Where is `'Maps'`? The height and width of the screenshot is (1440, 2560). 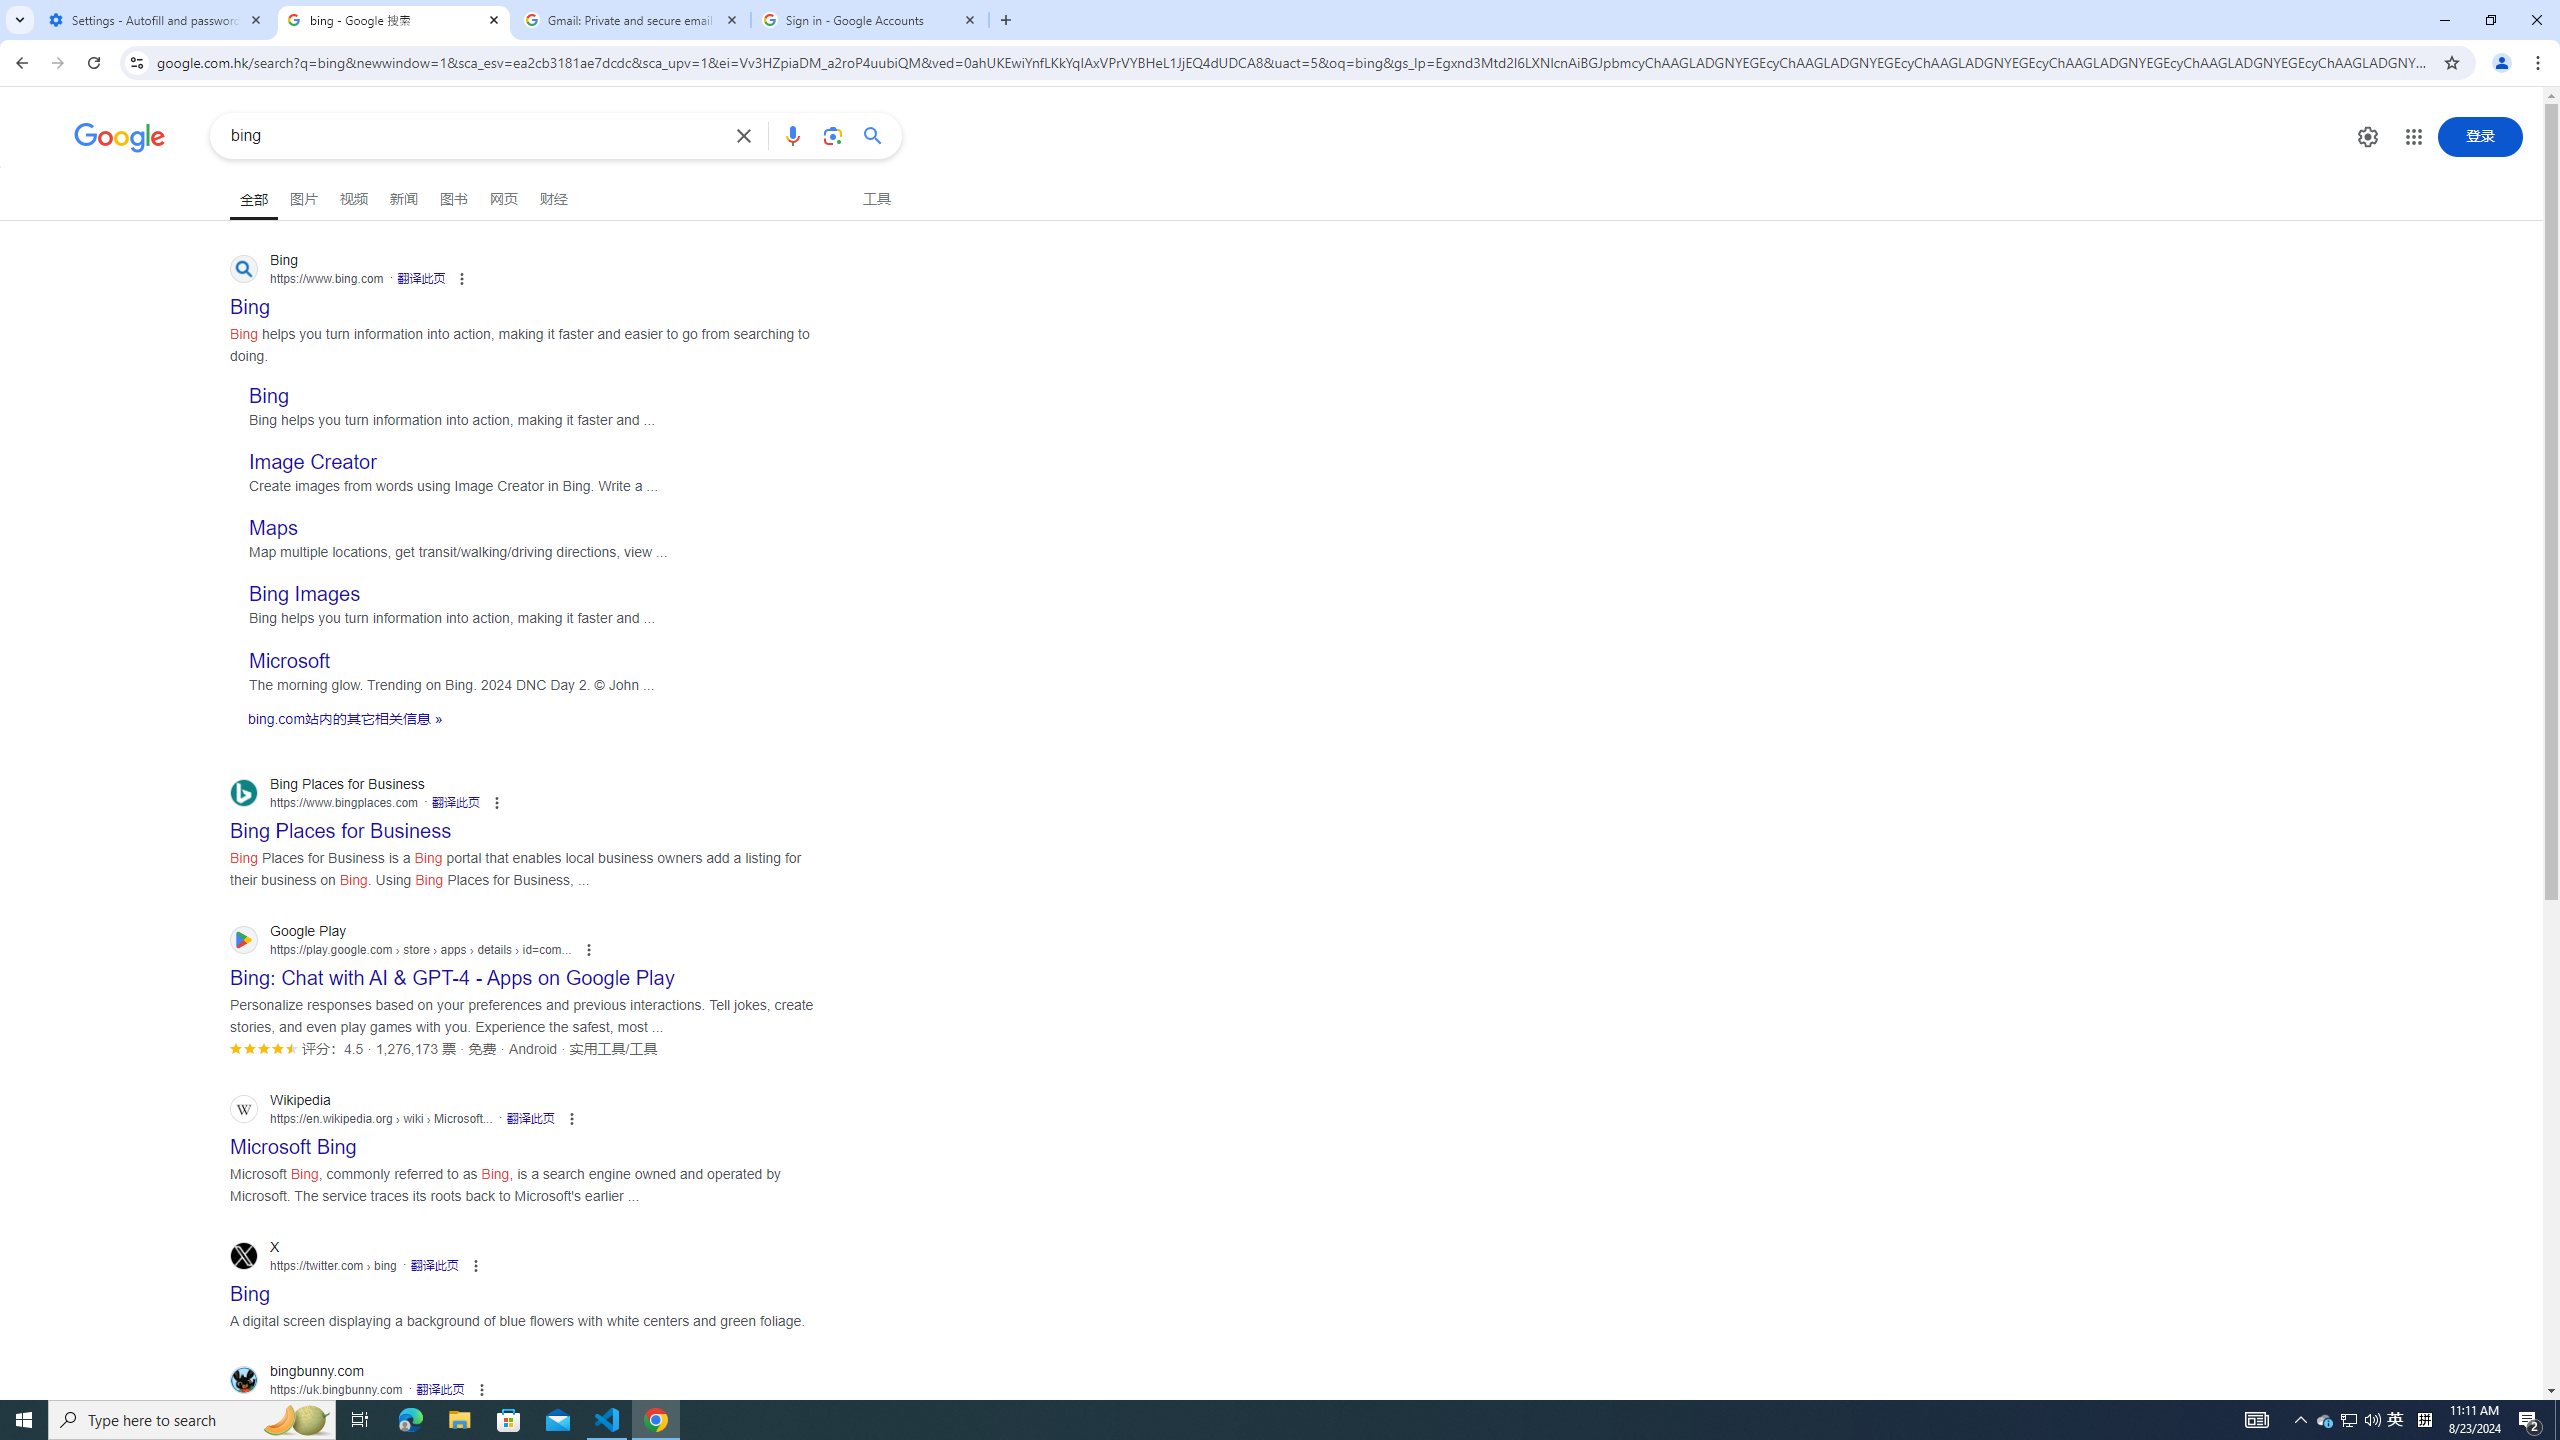 'Maps' is located at coordinates (272, 528).